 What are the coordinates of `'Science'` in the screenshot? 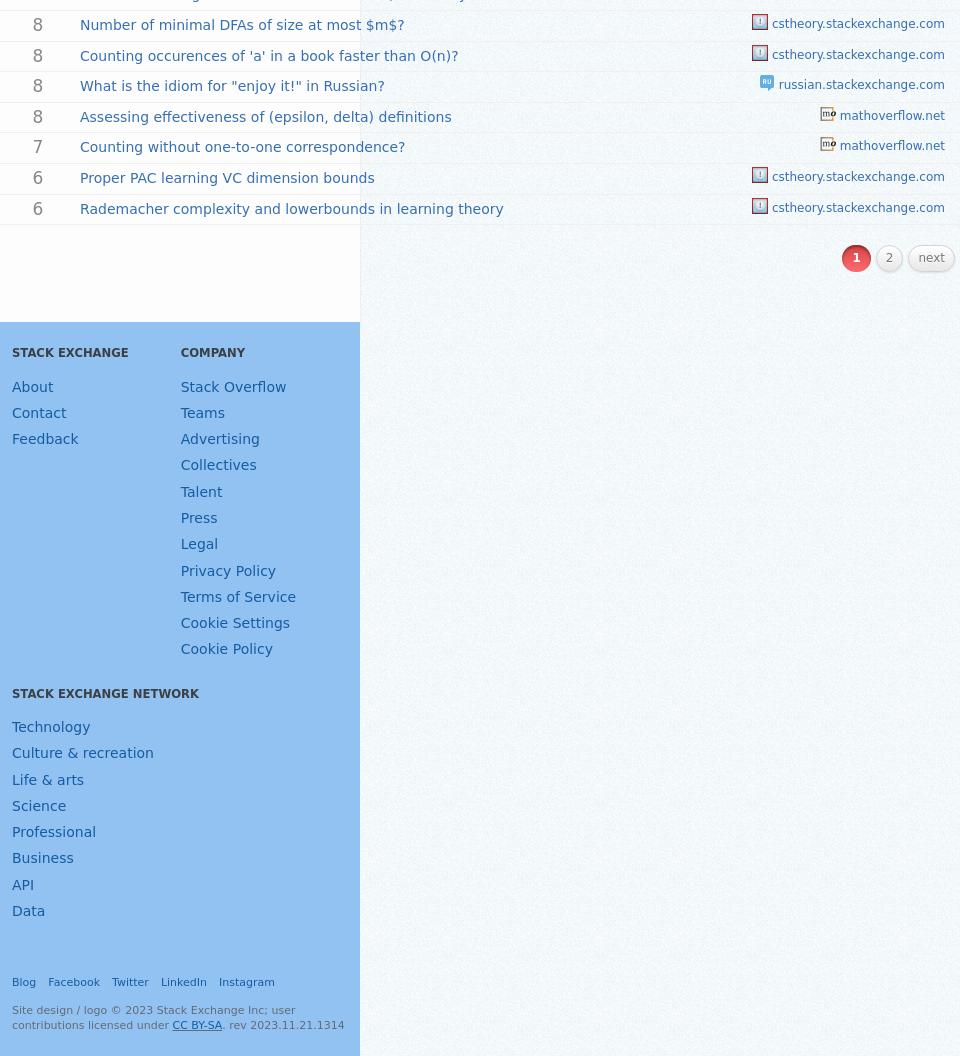 It's located at (37, 804).